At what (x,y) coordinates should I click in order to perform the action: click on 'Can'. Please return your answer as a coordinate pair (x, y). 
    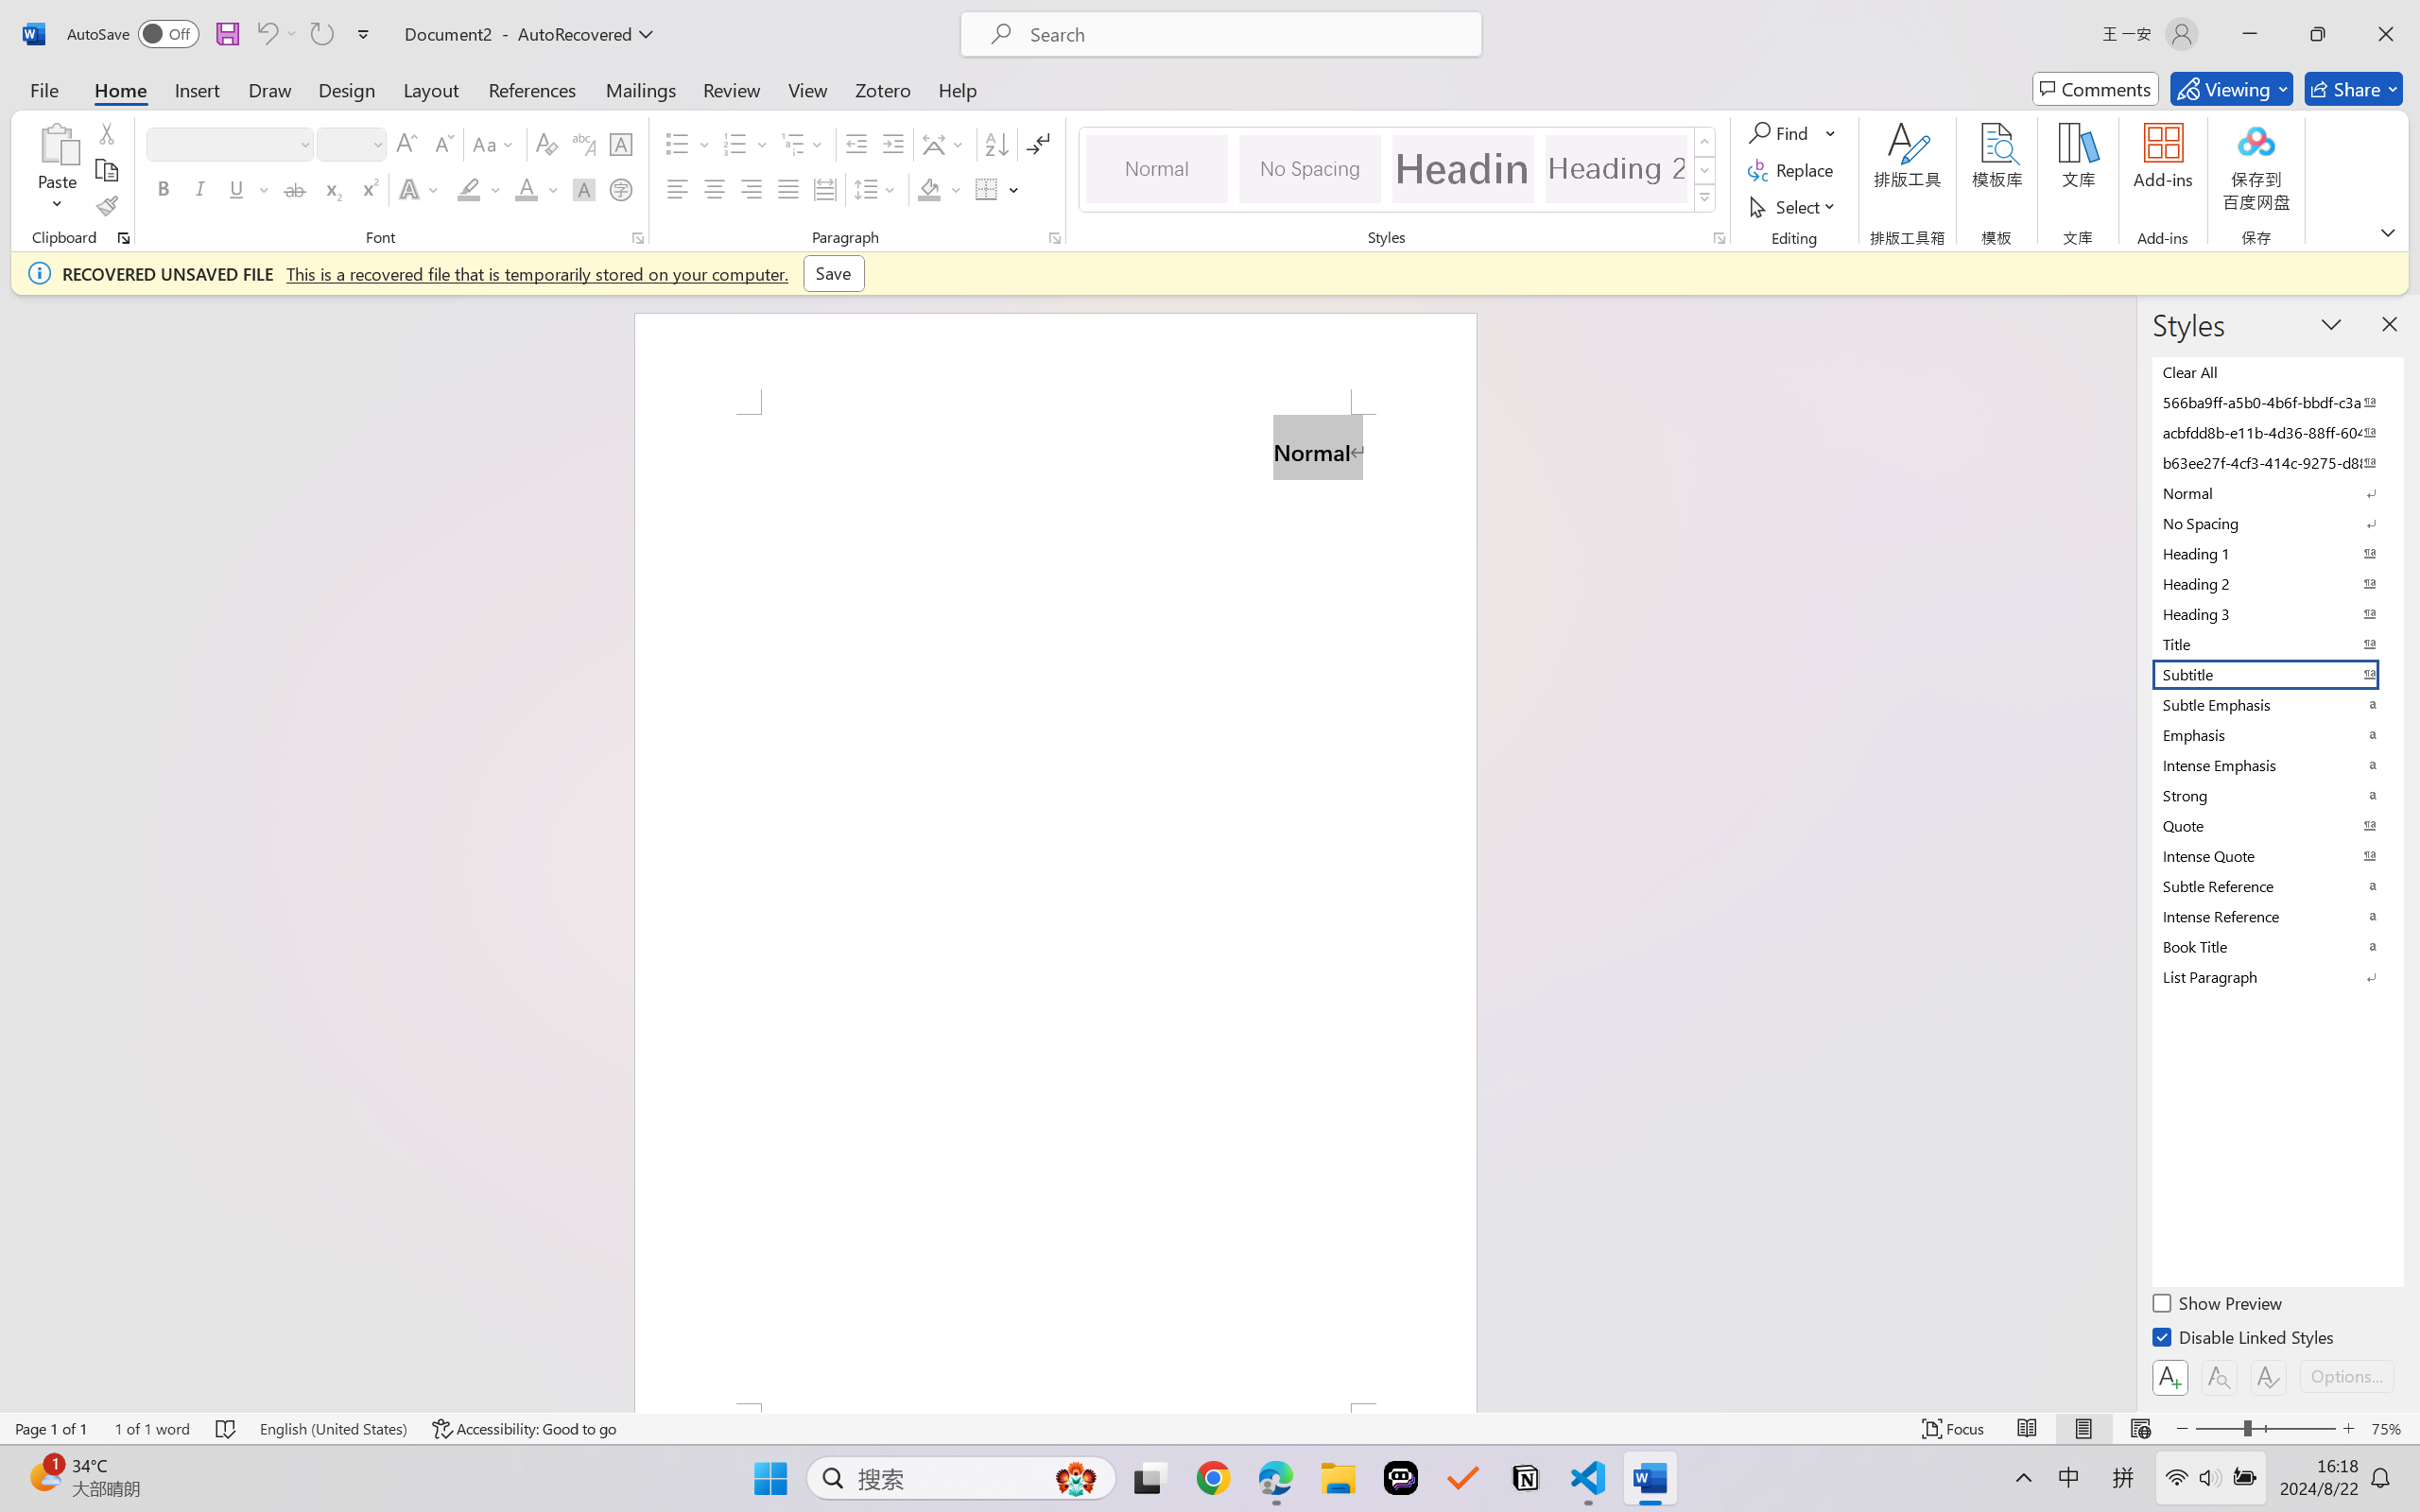
    Looking at the image, I should click on (265, 33).